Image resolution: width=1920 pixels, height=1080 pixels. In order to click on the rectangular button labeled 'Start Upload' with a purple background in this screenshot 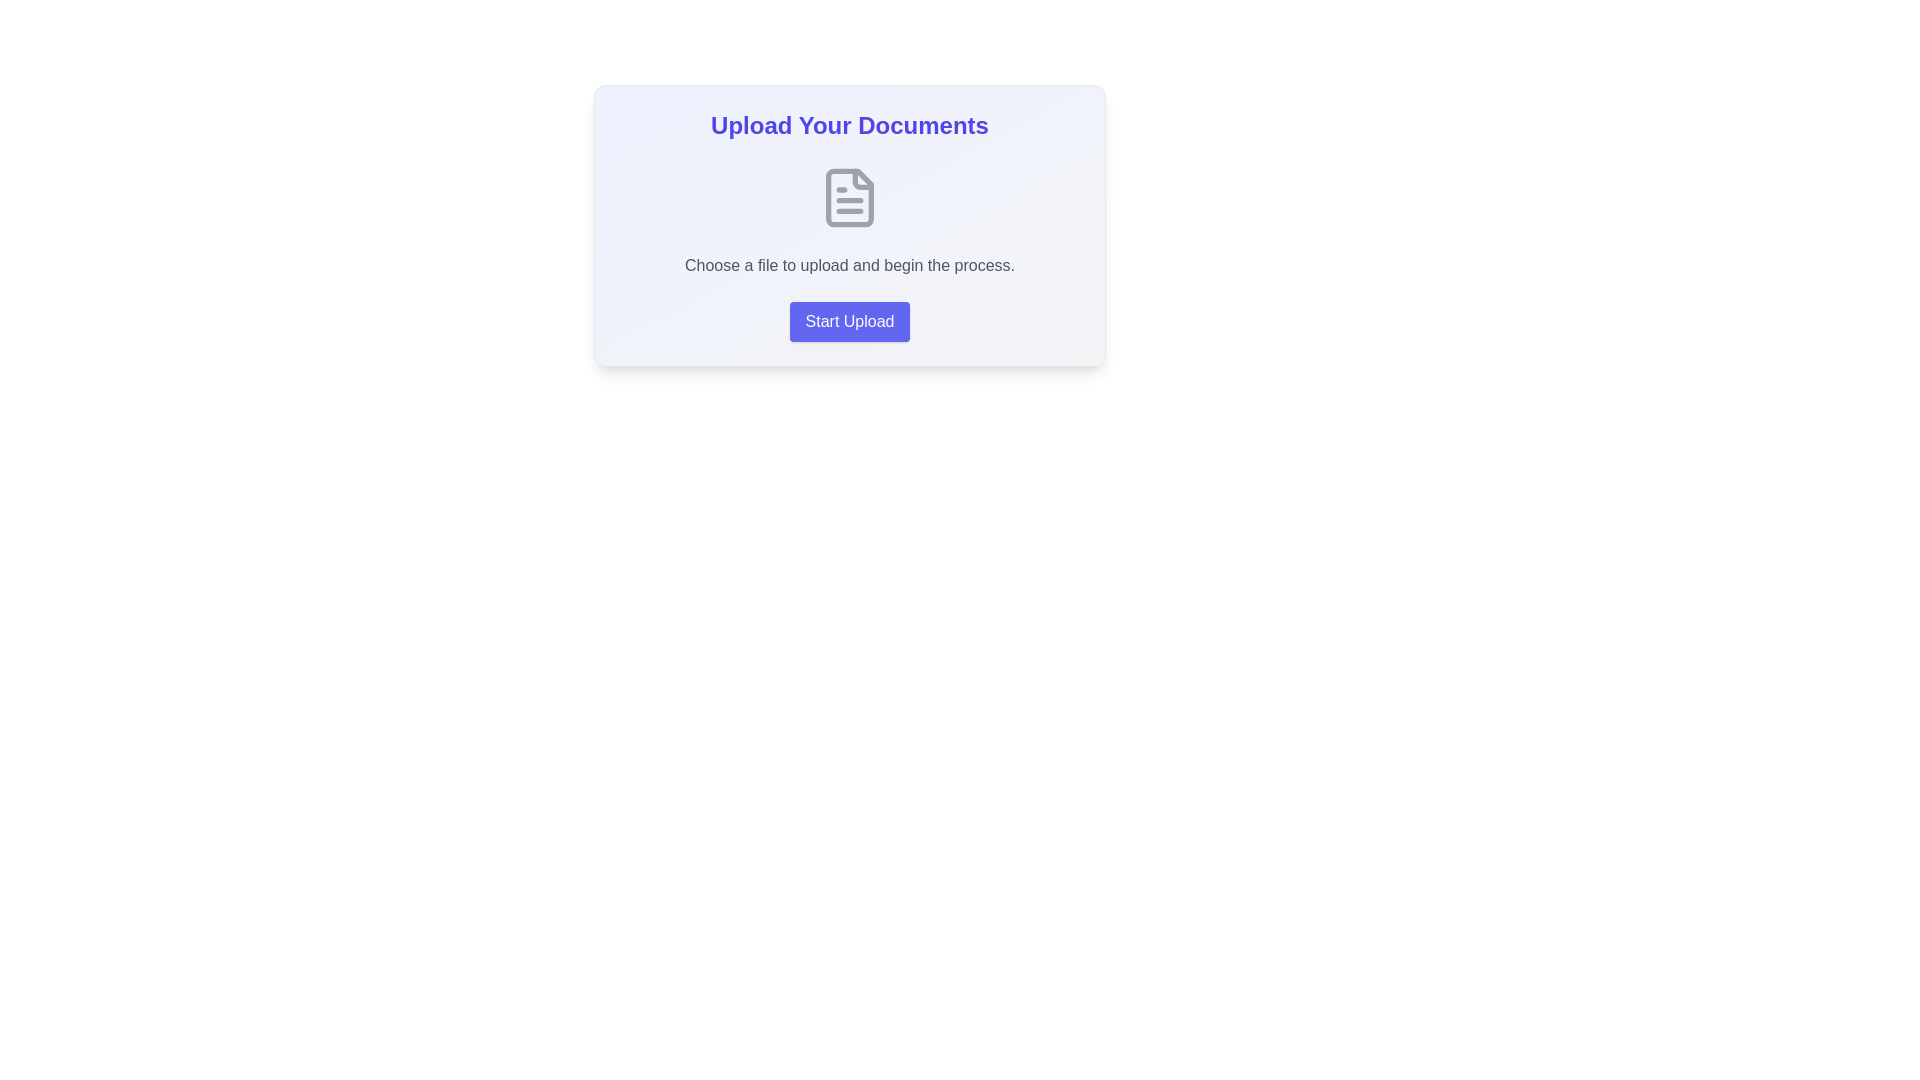, I will do `click(849, 320)`.